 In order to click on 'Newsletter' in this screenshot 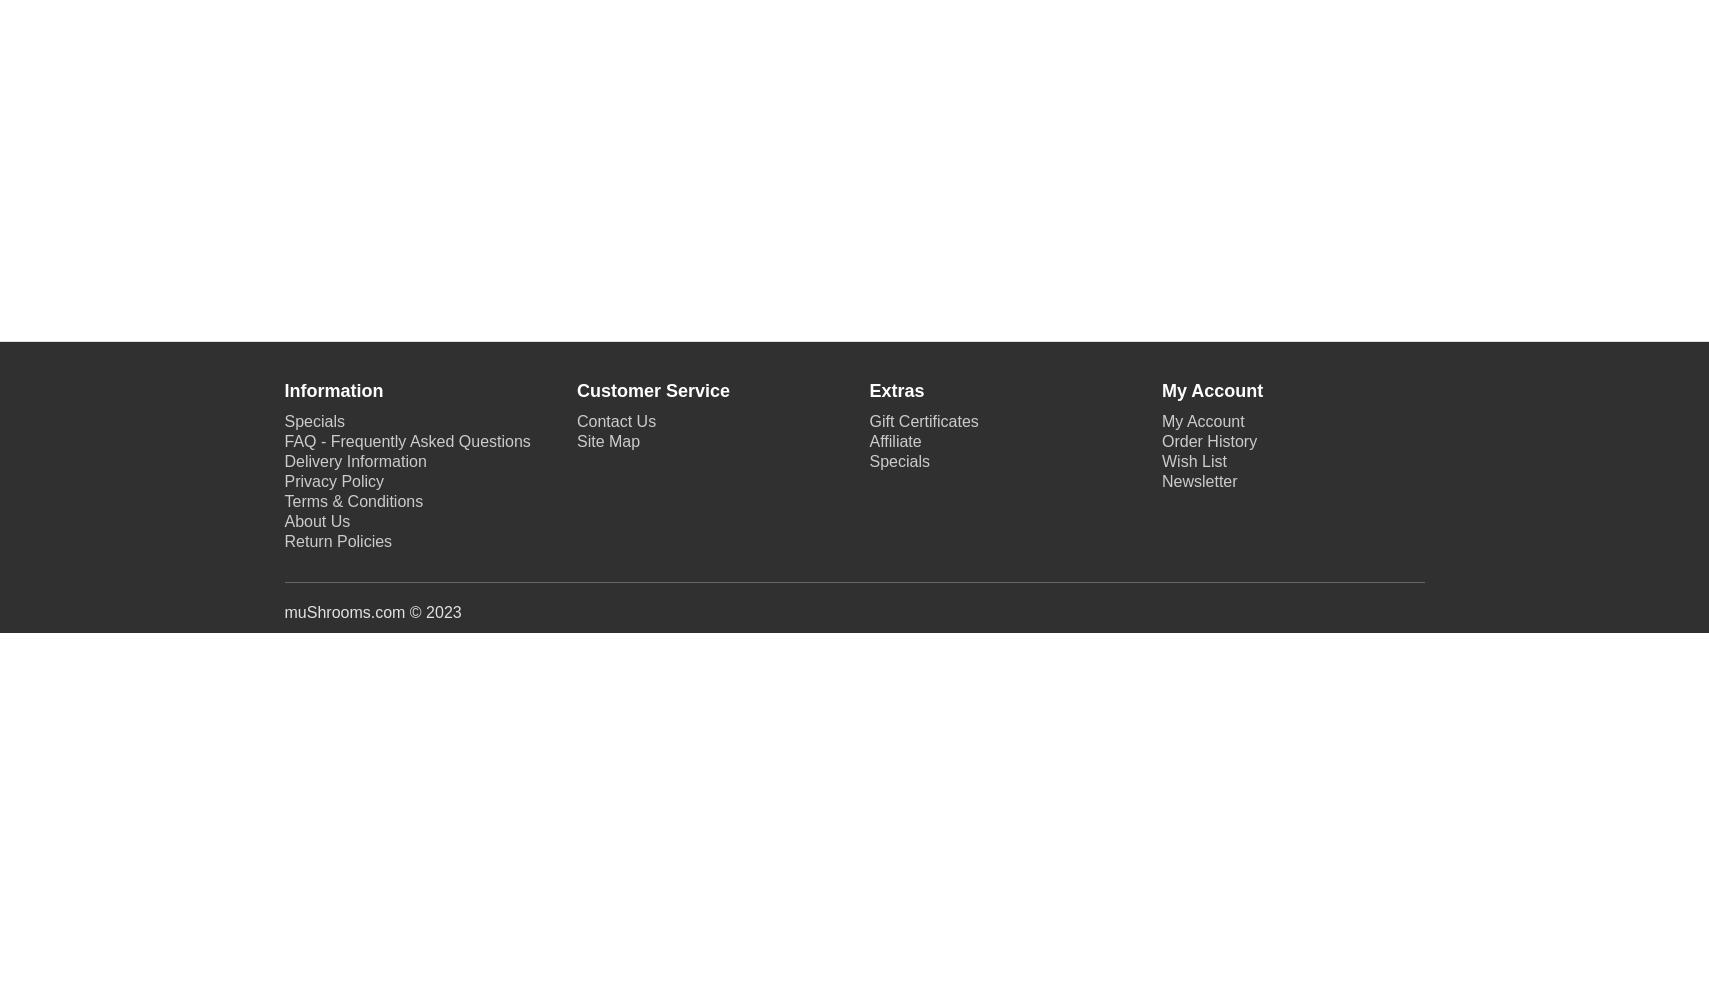, I will do `click(1199, 480)`.